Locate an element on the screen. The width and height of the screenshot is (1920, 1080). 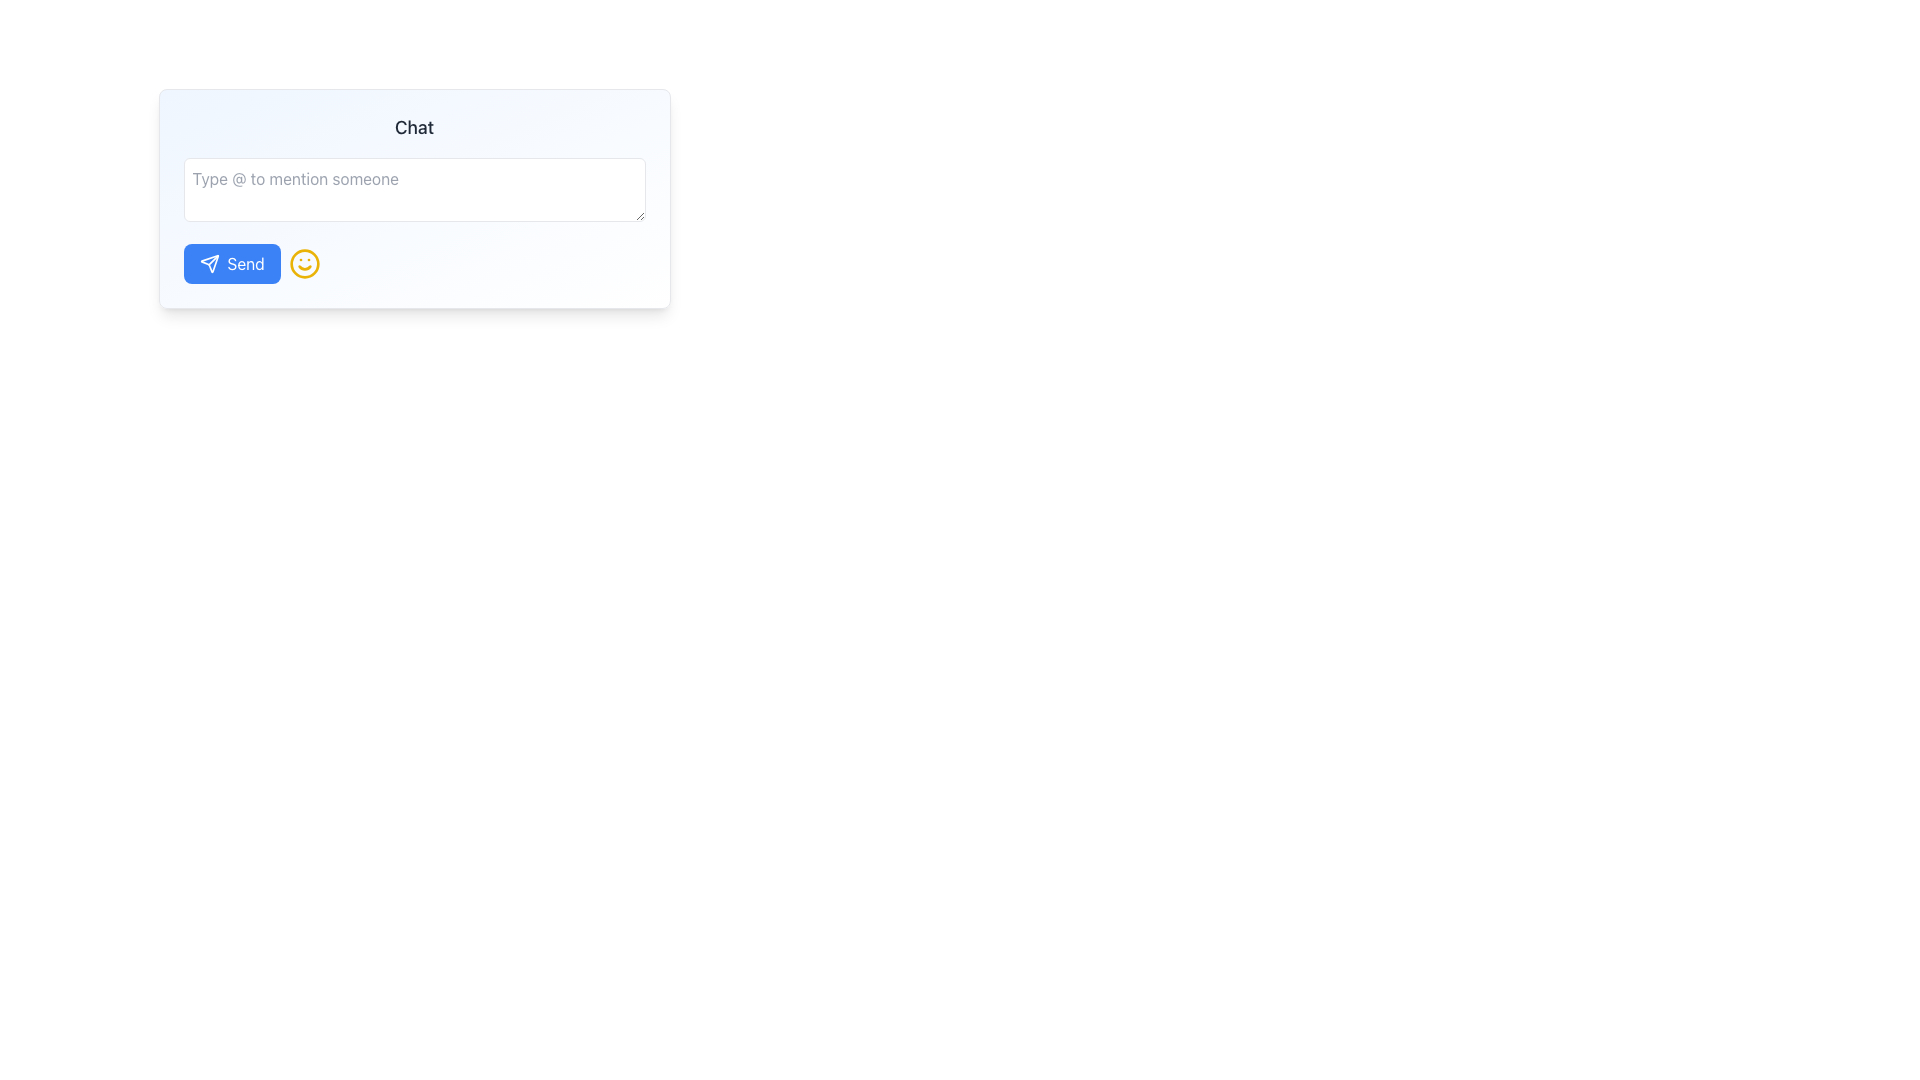
the emoji picker Icon button located to the right of the 'Send' button is located at coordinates (303, 262).